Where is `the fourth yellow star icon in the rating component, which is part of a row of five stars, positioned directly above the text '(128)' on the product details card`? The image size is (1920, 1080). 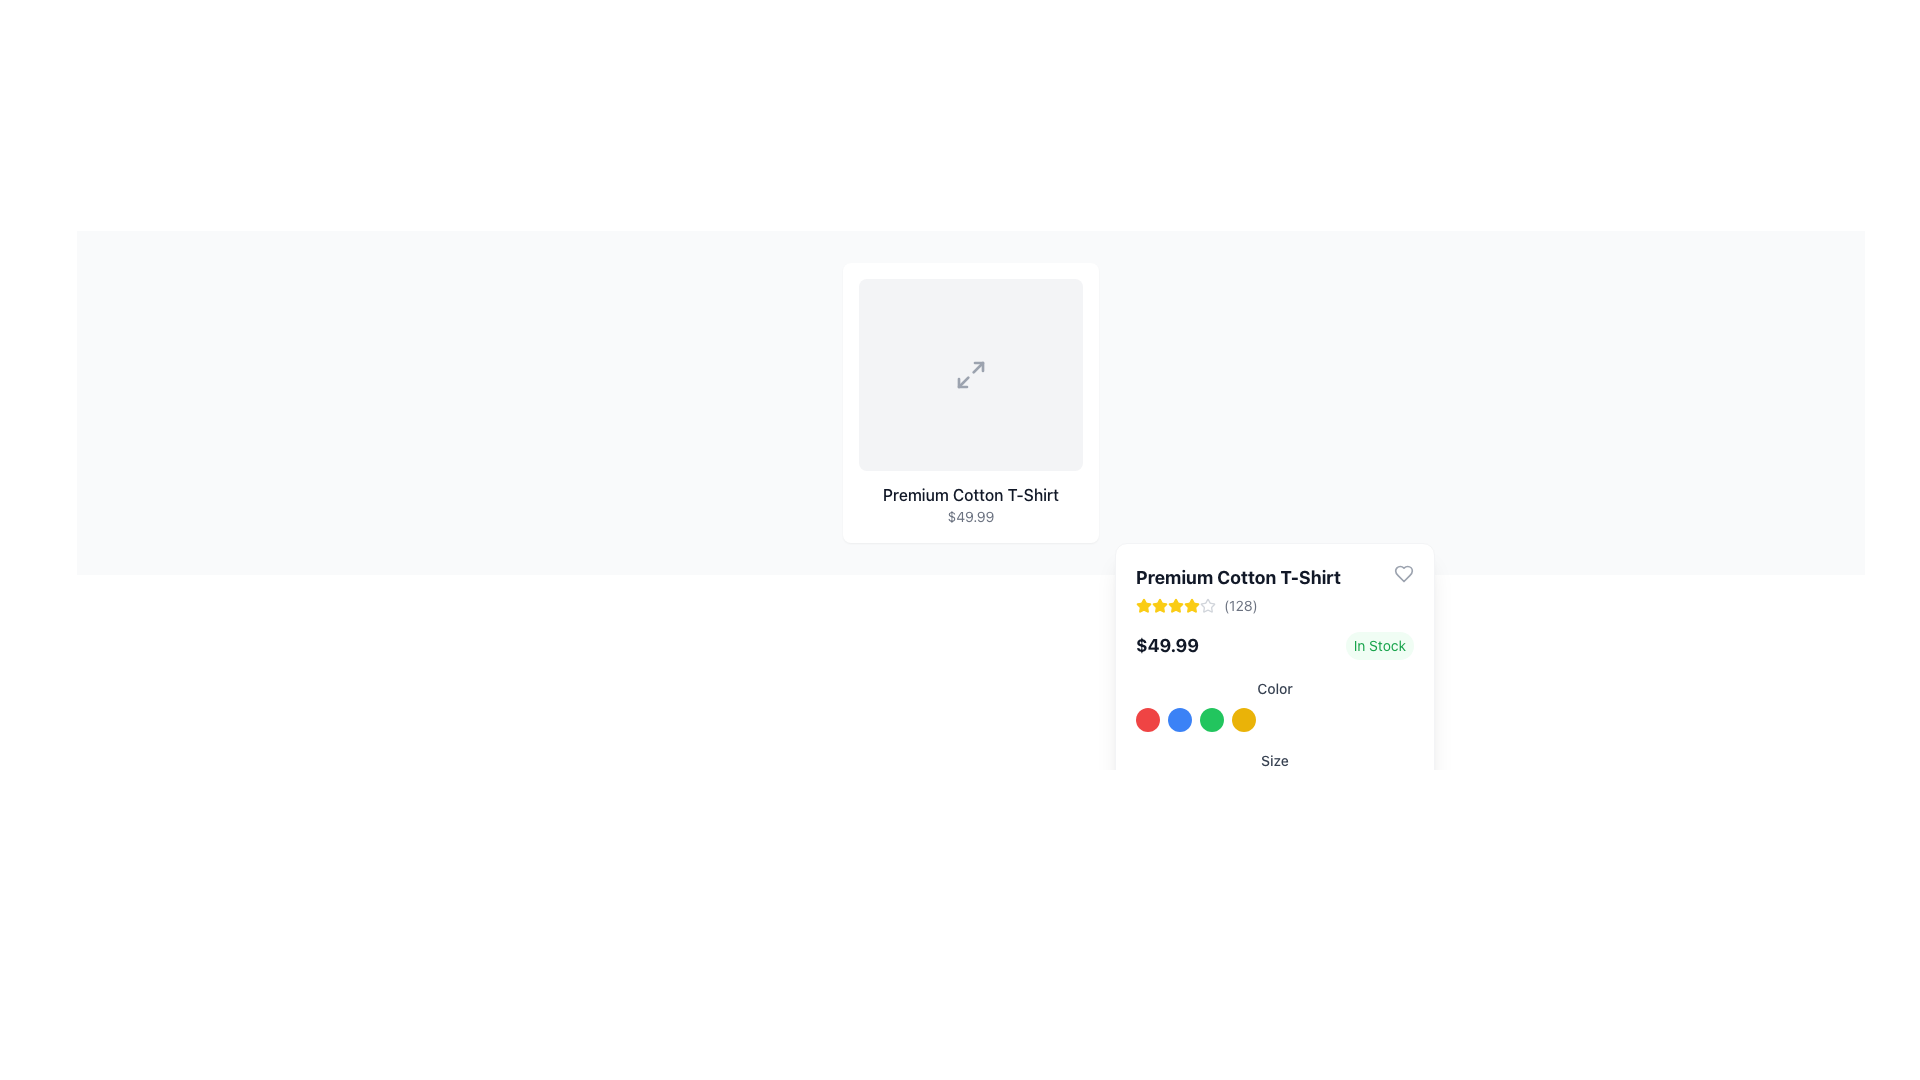 the fourth yellow star icon in the rating component, which is part of a row of five stars, positioned directly above the text '(128)' on the product details card is located at coordinates (1176, 604).